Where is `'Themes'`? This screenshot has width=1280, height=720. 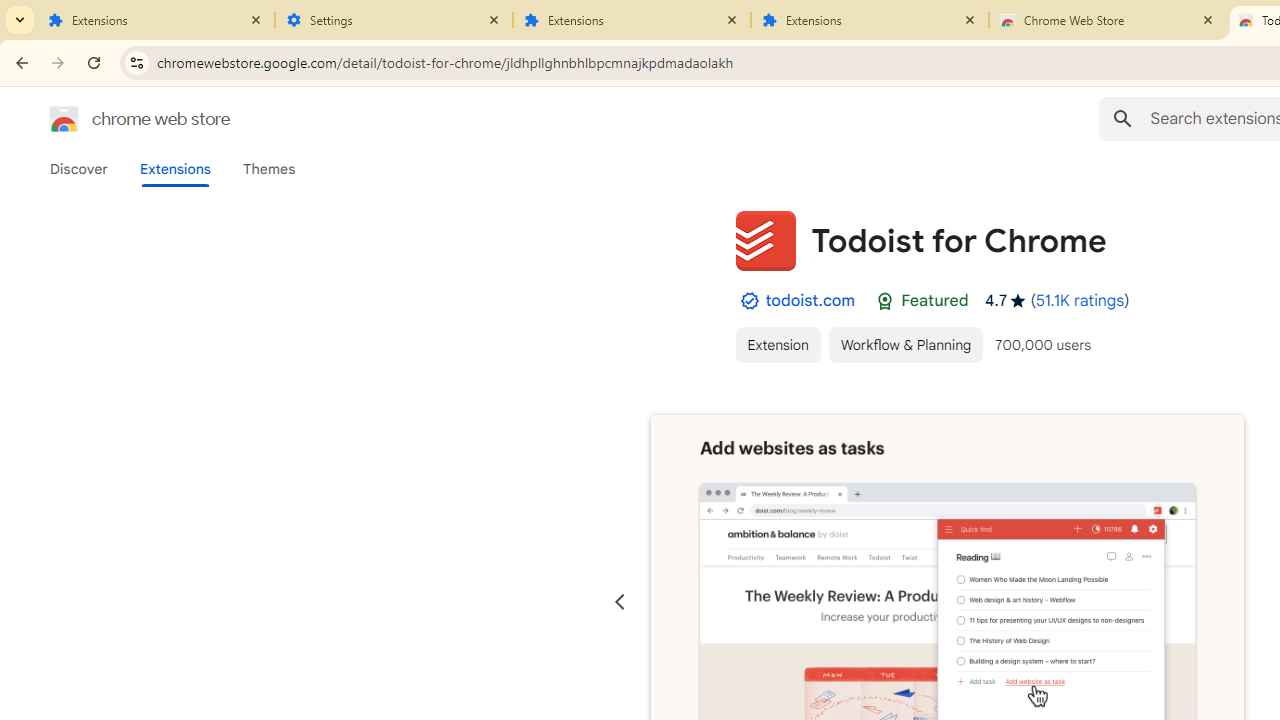
'Themes' is located at coordinates (268, 168).